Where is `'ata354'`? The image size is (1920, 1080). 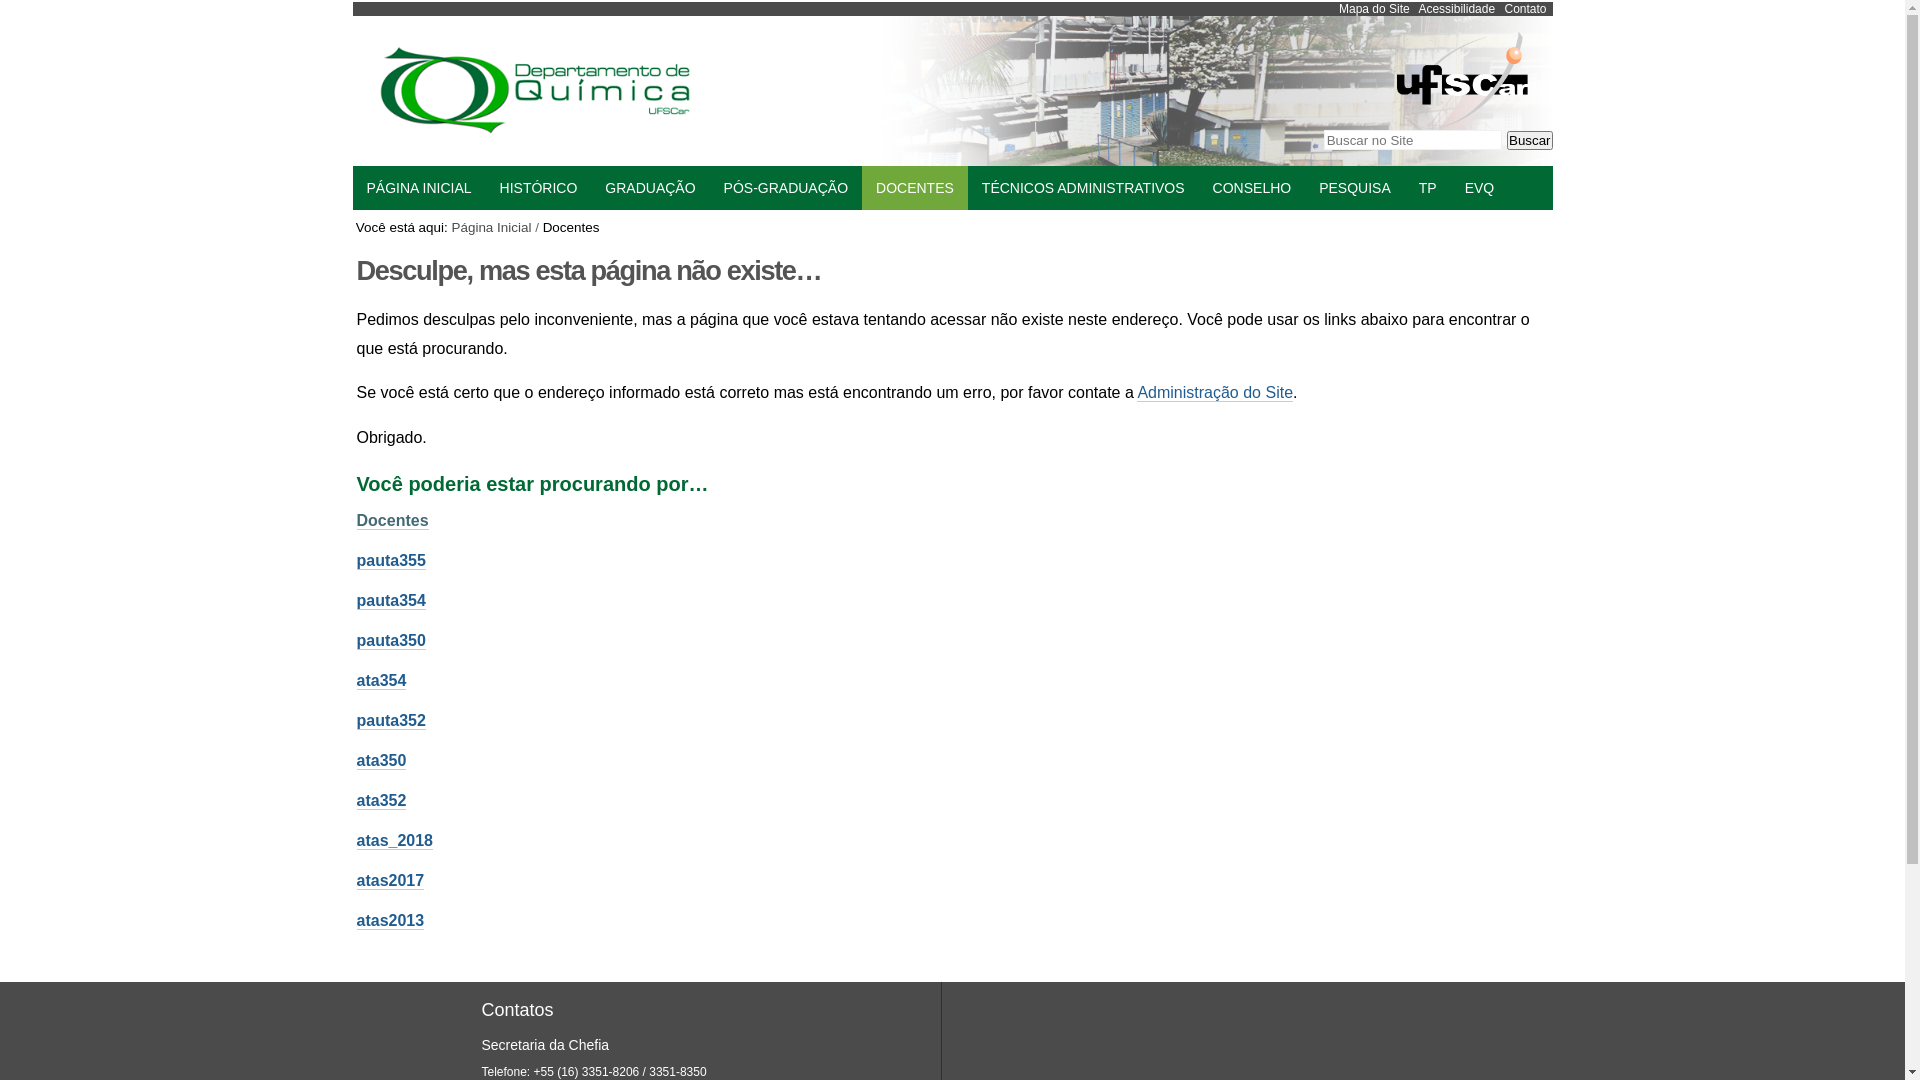
'ata354' is located at coordinates (355, 680).